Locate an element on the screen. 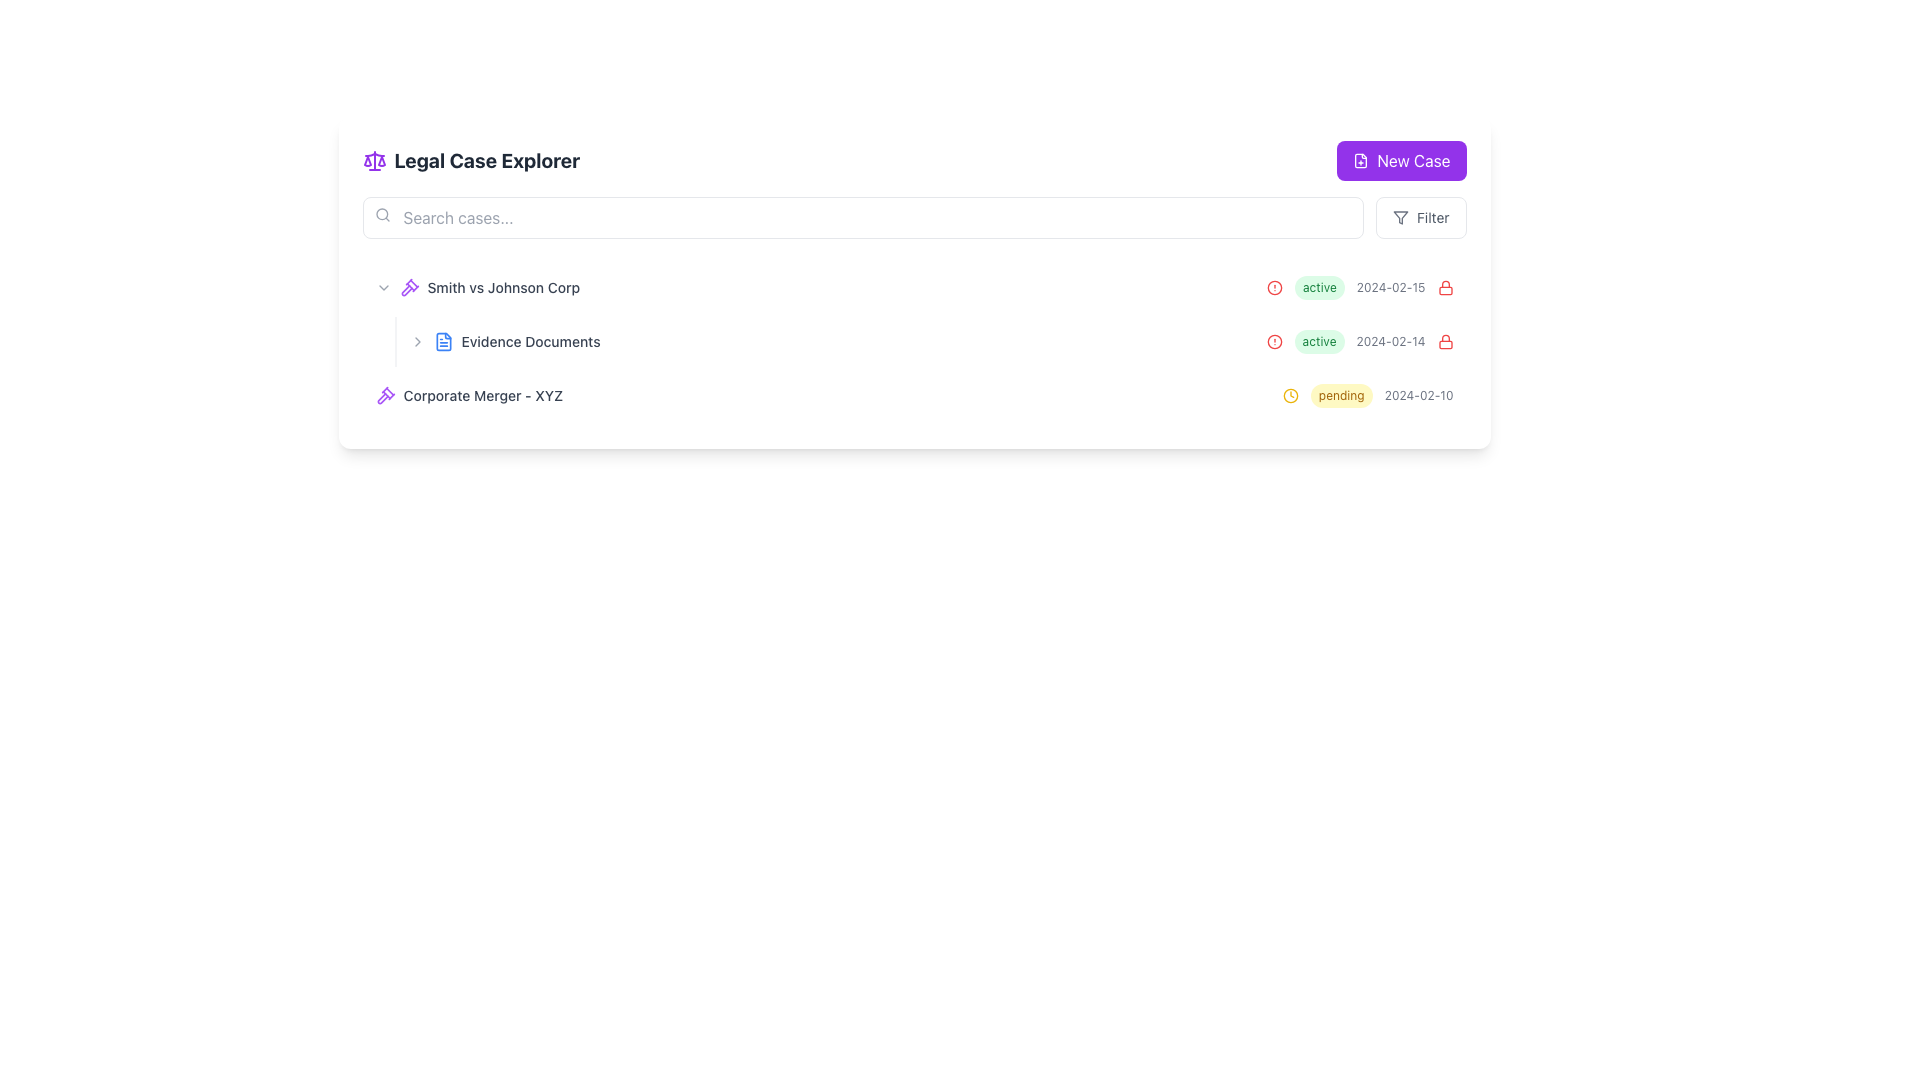  the filter button located at the top-right corner of the main interface, immediately to the left of the purple 'New Case' button is located at coordinates (1420, 218).